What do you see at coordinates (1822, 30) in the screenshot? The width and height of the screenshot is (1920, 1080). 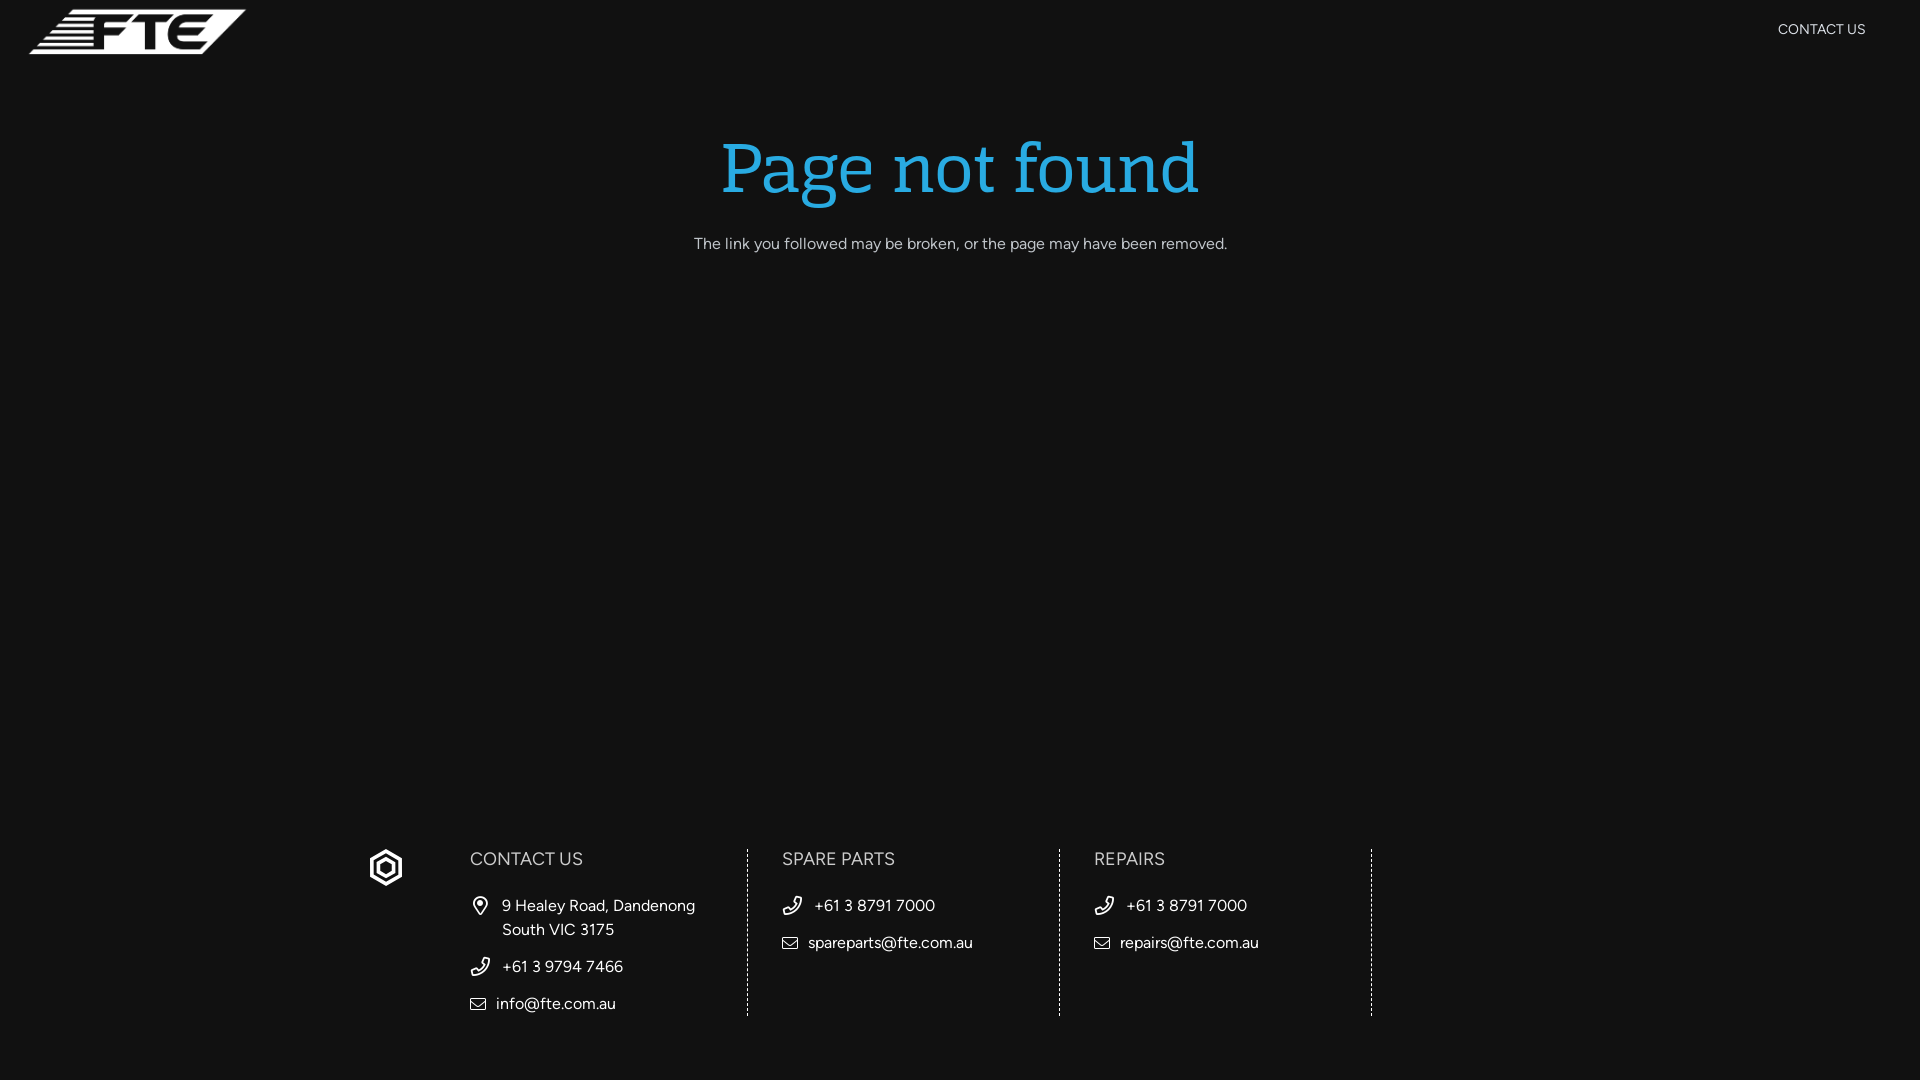 I see `'CONTACT US'` at bounding box center [1822, 30].